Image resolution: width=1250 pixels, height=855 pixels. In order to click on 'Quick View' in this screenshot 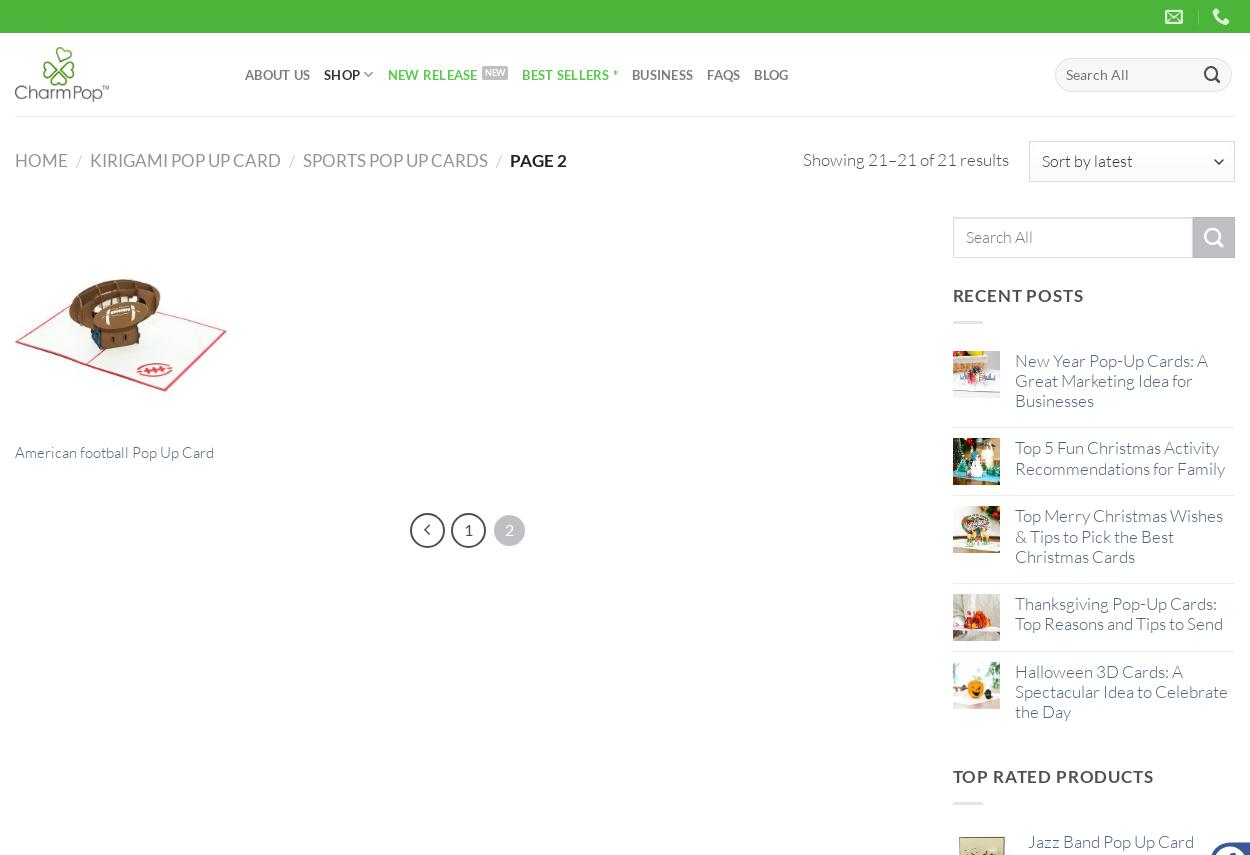, I will do `click(119, 444)`.